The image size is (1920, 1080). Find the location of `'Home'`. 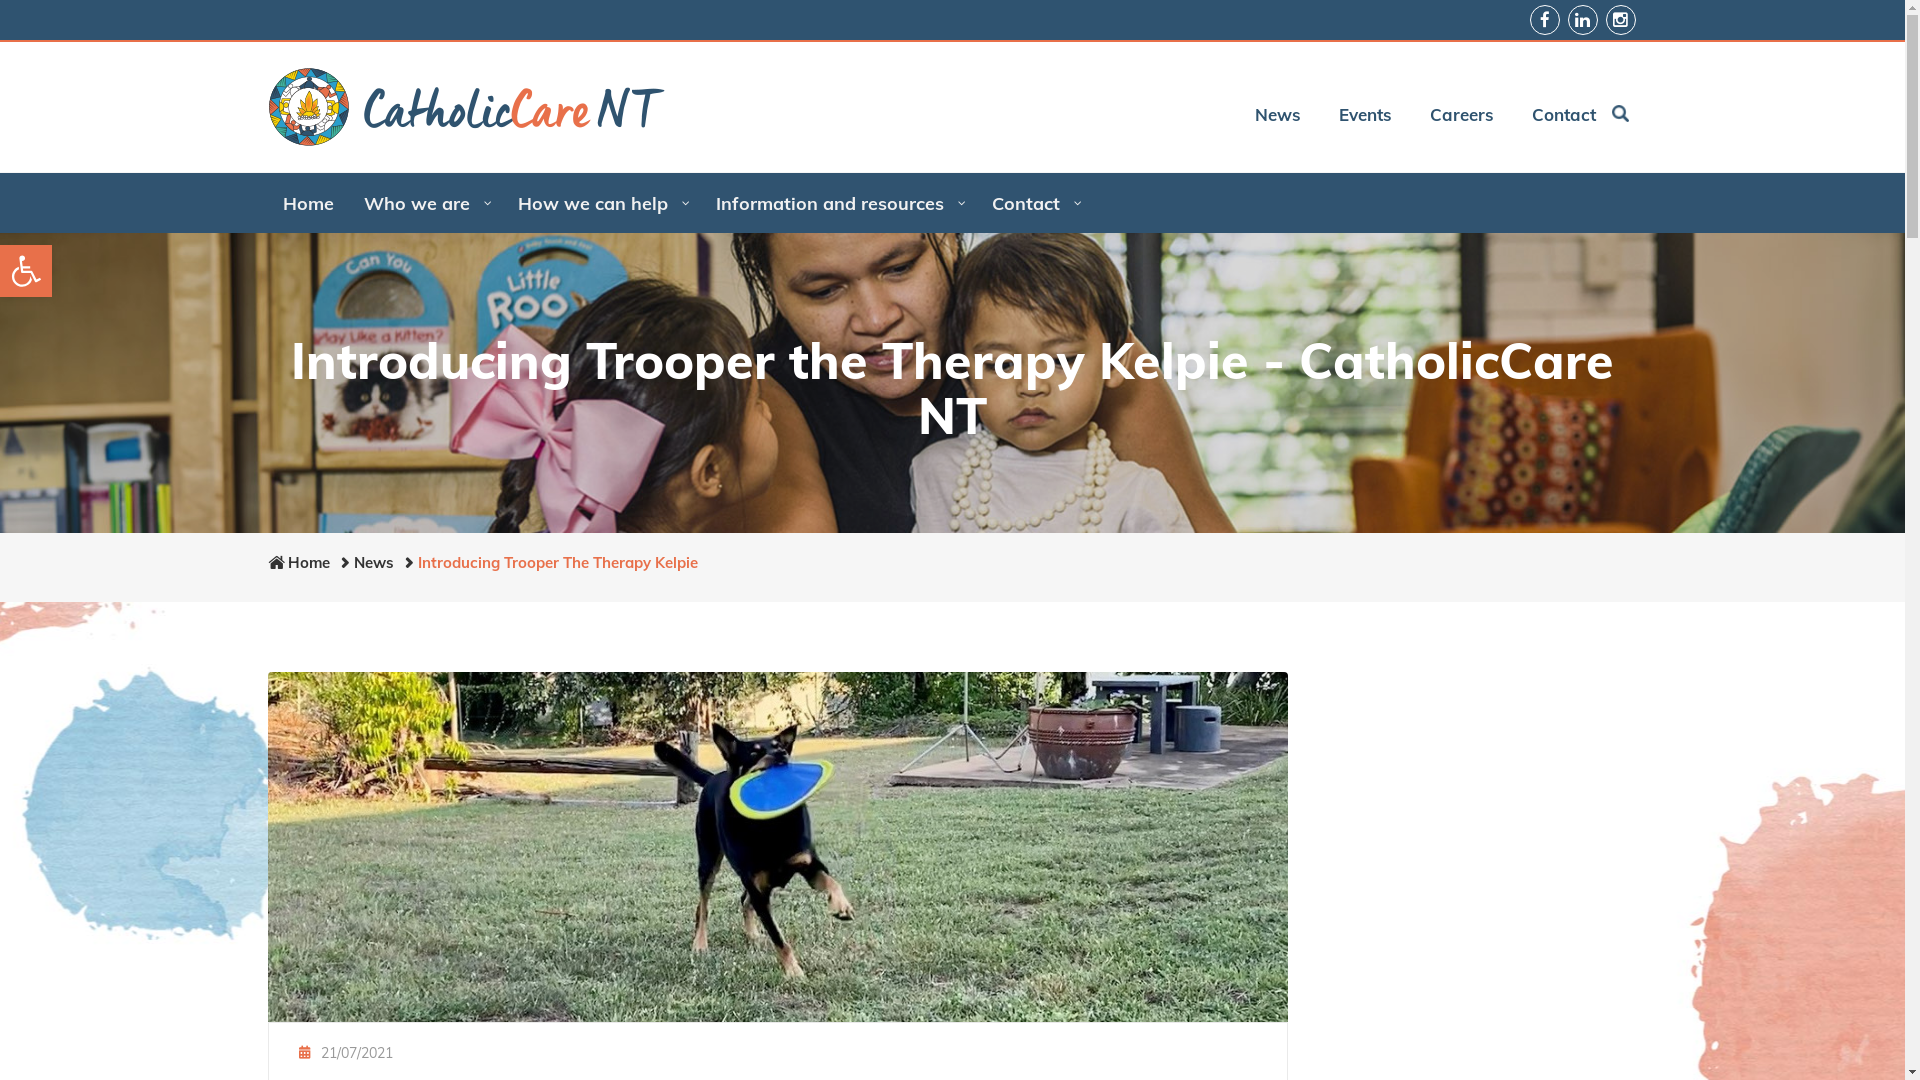

'Home' is located at coordinates (307, 203).